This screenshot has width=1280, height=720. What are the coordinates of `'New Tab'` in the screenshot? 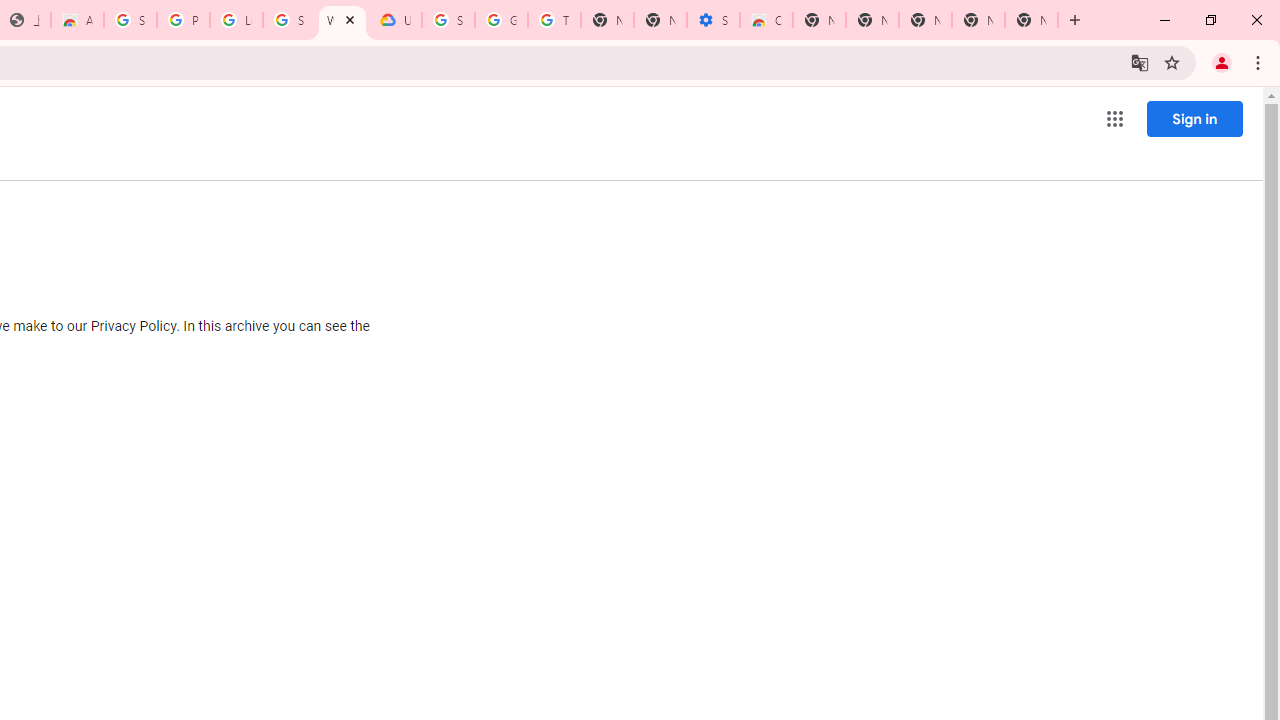 It's located at (1074, 20).